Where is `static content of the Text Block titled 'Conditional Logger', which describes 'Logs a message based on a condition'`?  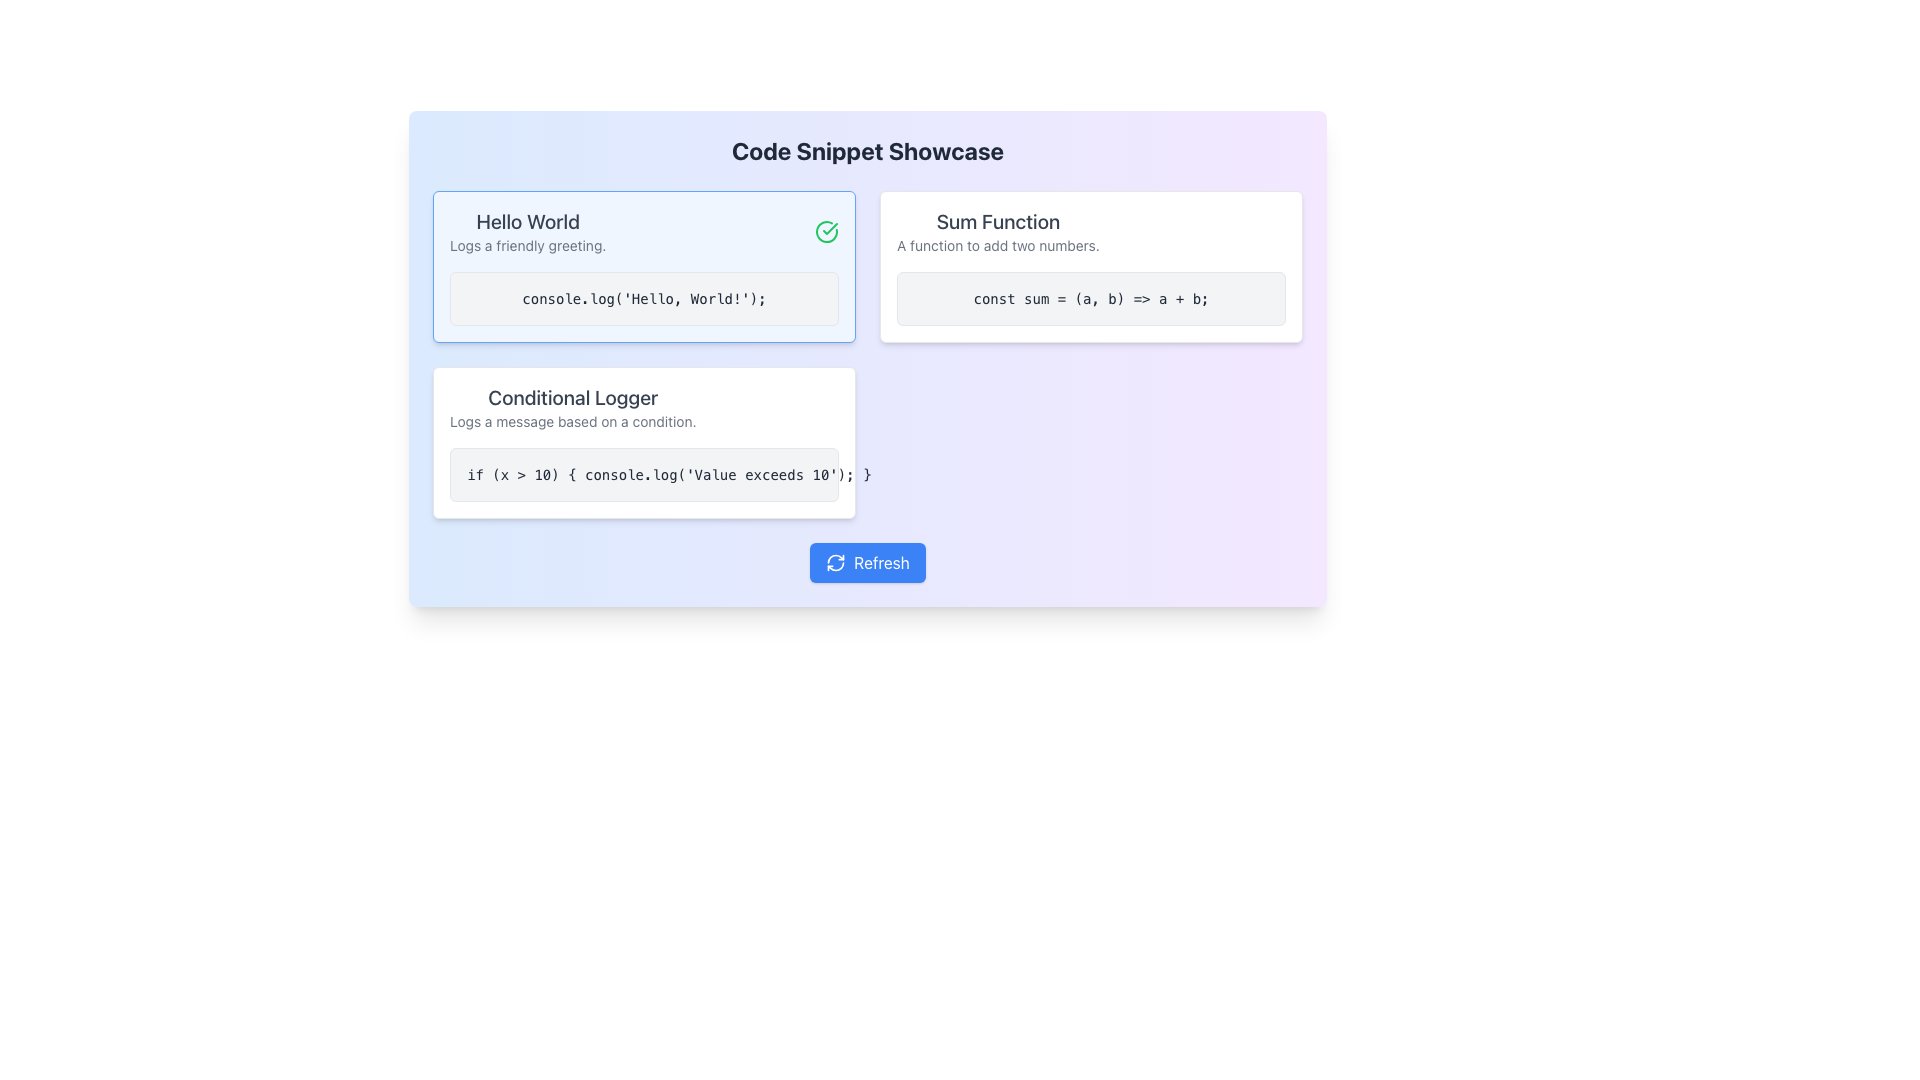
static content of the Text Block titled 'Conditional Logger', which describes 'Logs a message based on a condition' is located at coordinates (572, 407).